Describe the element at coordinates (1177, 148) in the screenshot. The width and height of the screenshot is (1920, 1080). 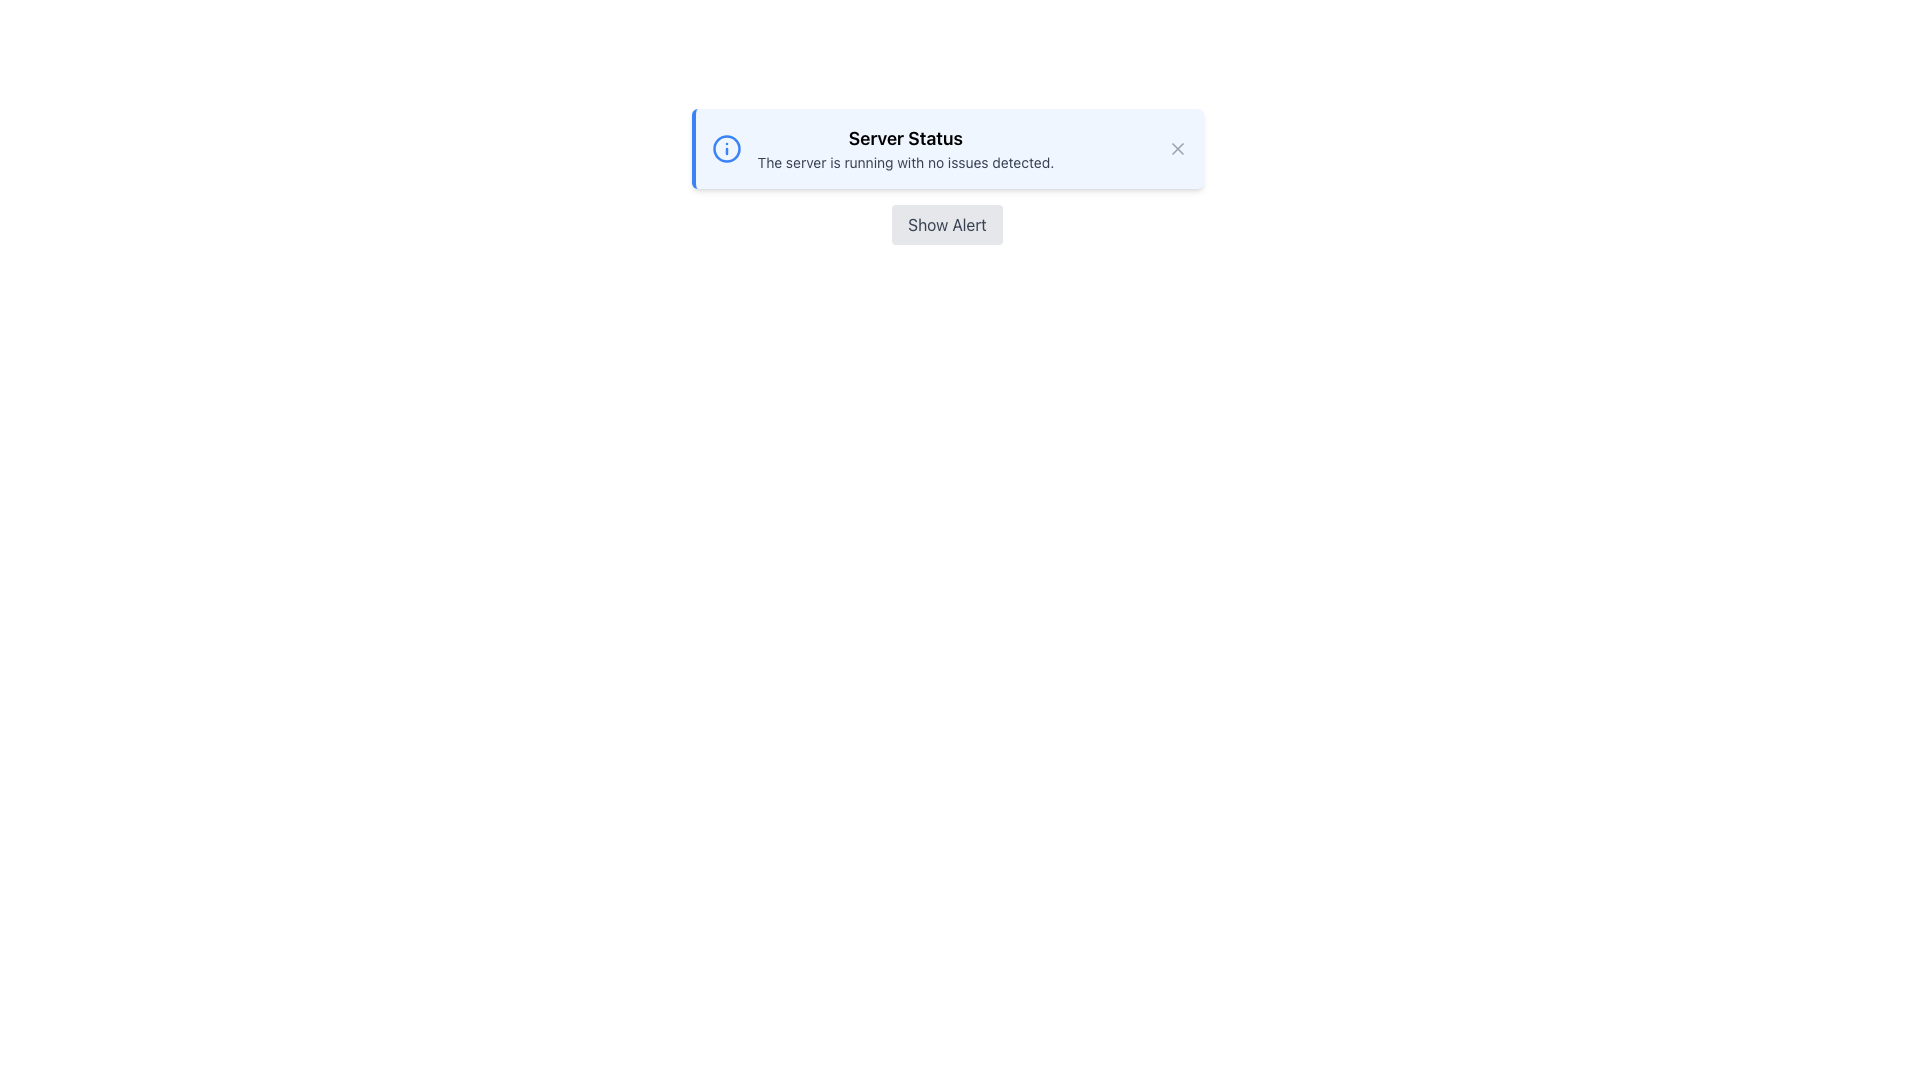
I see `the close button styled as an 'X' icon located in the top-right corner of the notification panel` at that location.